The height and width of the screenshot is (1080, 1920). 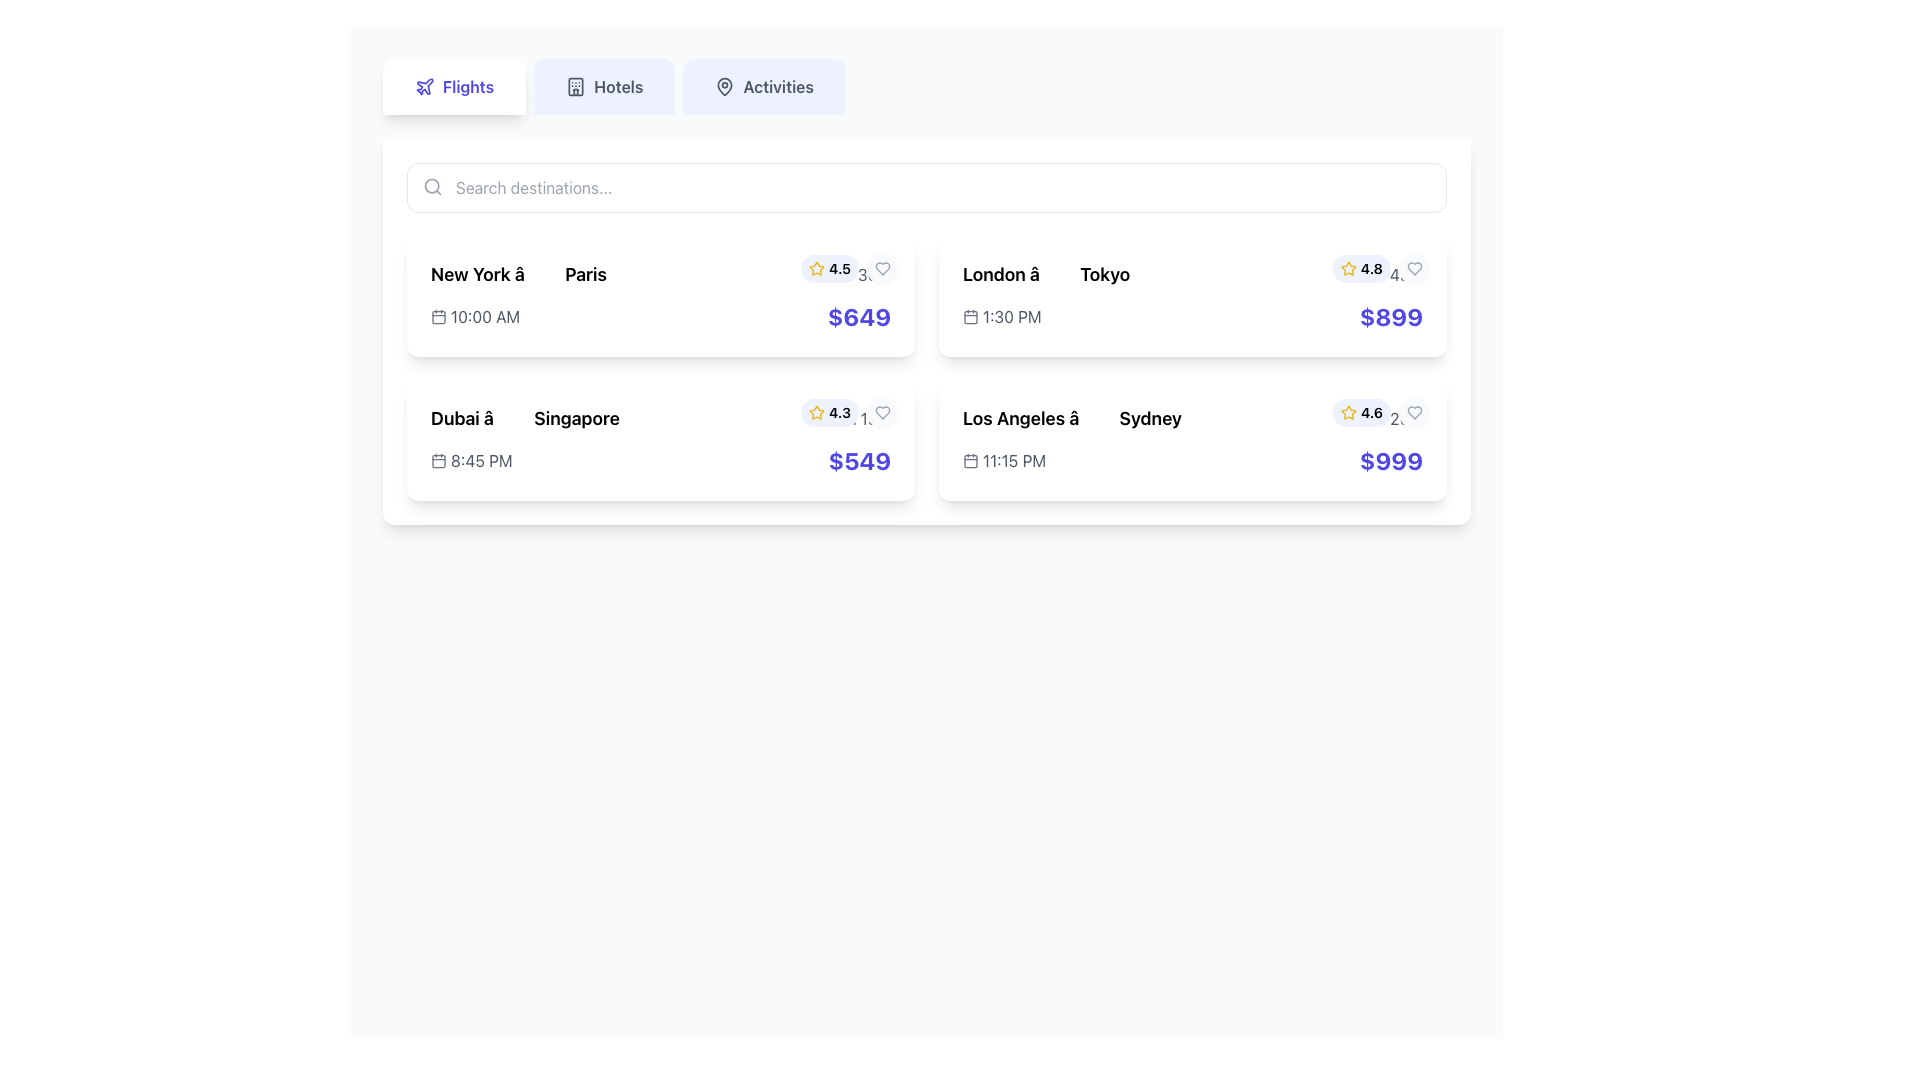 What do you see at coordinates (474, 315) in the screenshot?
I see `the Label with icon that indicates the departure time for a flight, located beneath the 'New York â Paris' title and to the left of the '$649' price indicator` at bounding box center [474, 315].